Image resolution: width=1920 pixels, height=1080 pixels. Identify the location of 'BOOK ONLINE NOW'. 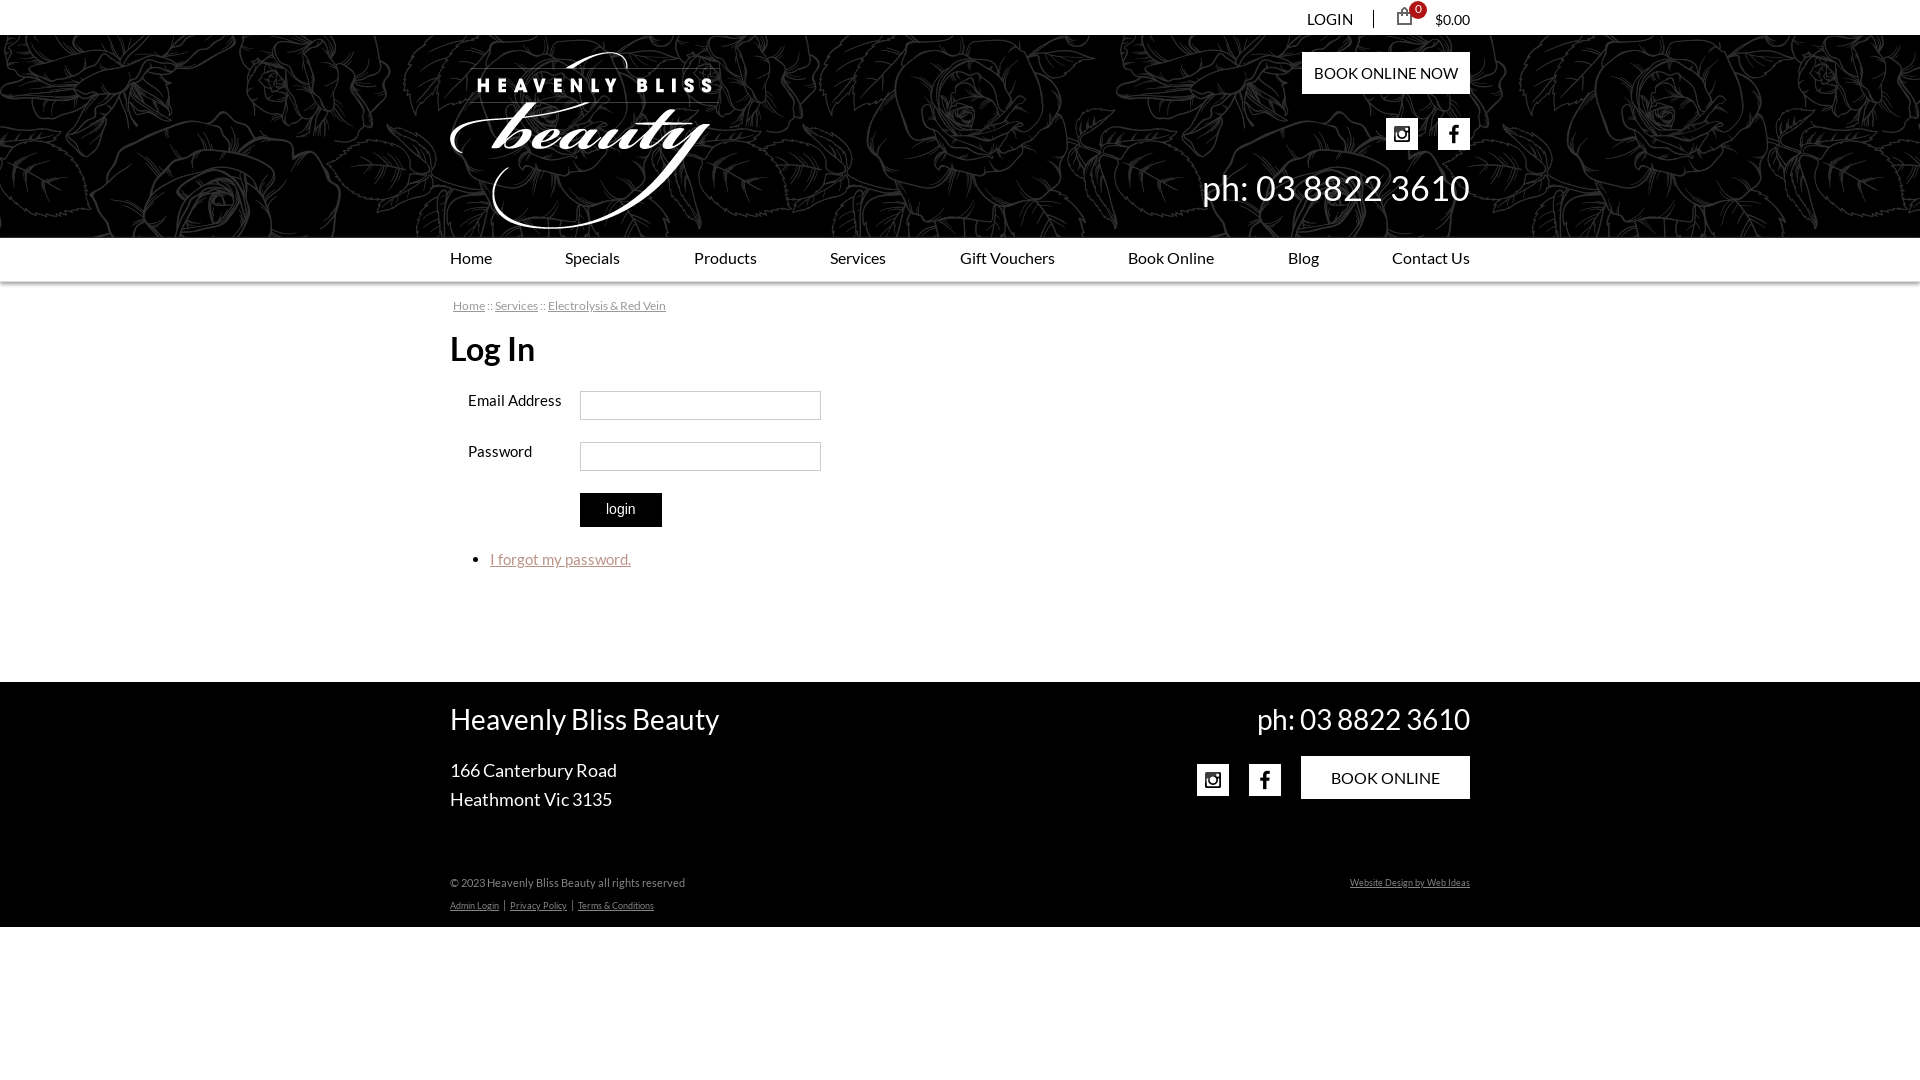
(1385, 72).